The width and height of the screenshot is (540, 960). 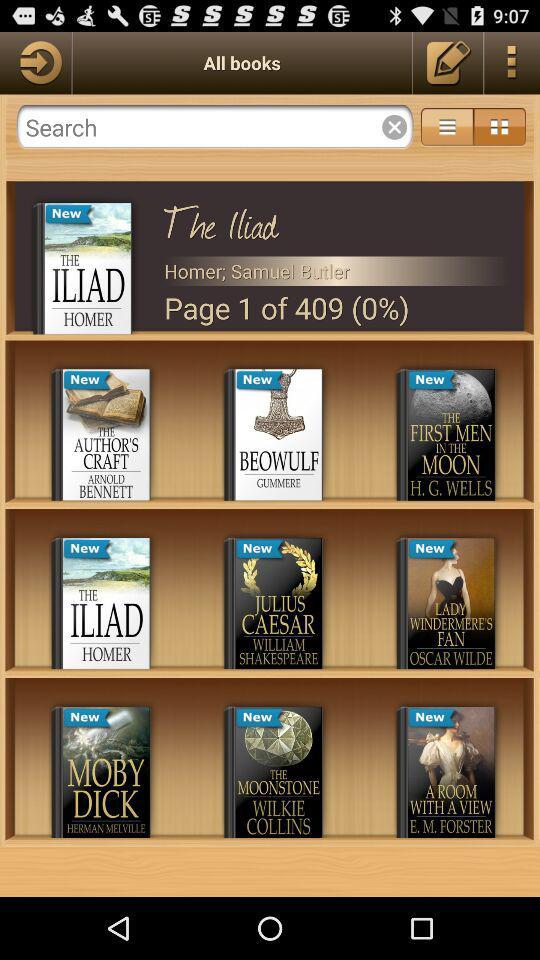 What do you see at coordinates (448, 67) in the screenshot?
I see `the edit icon` at bounding box center [448, 67].